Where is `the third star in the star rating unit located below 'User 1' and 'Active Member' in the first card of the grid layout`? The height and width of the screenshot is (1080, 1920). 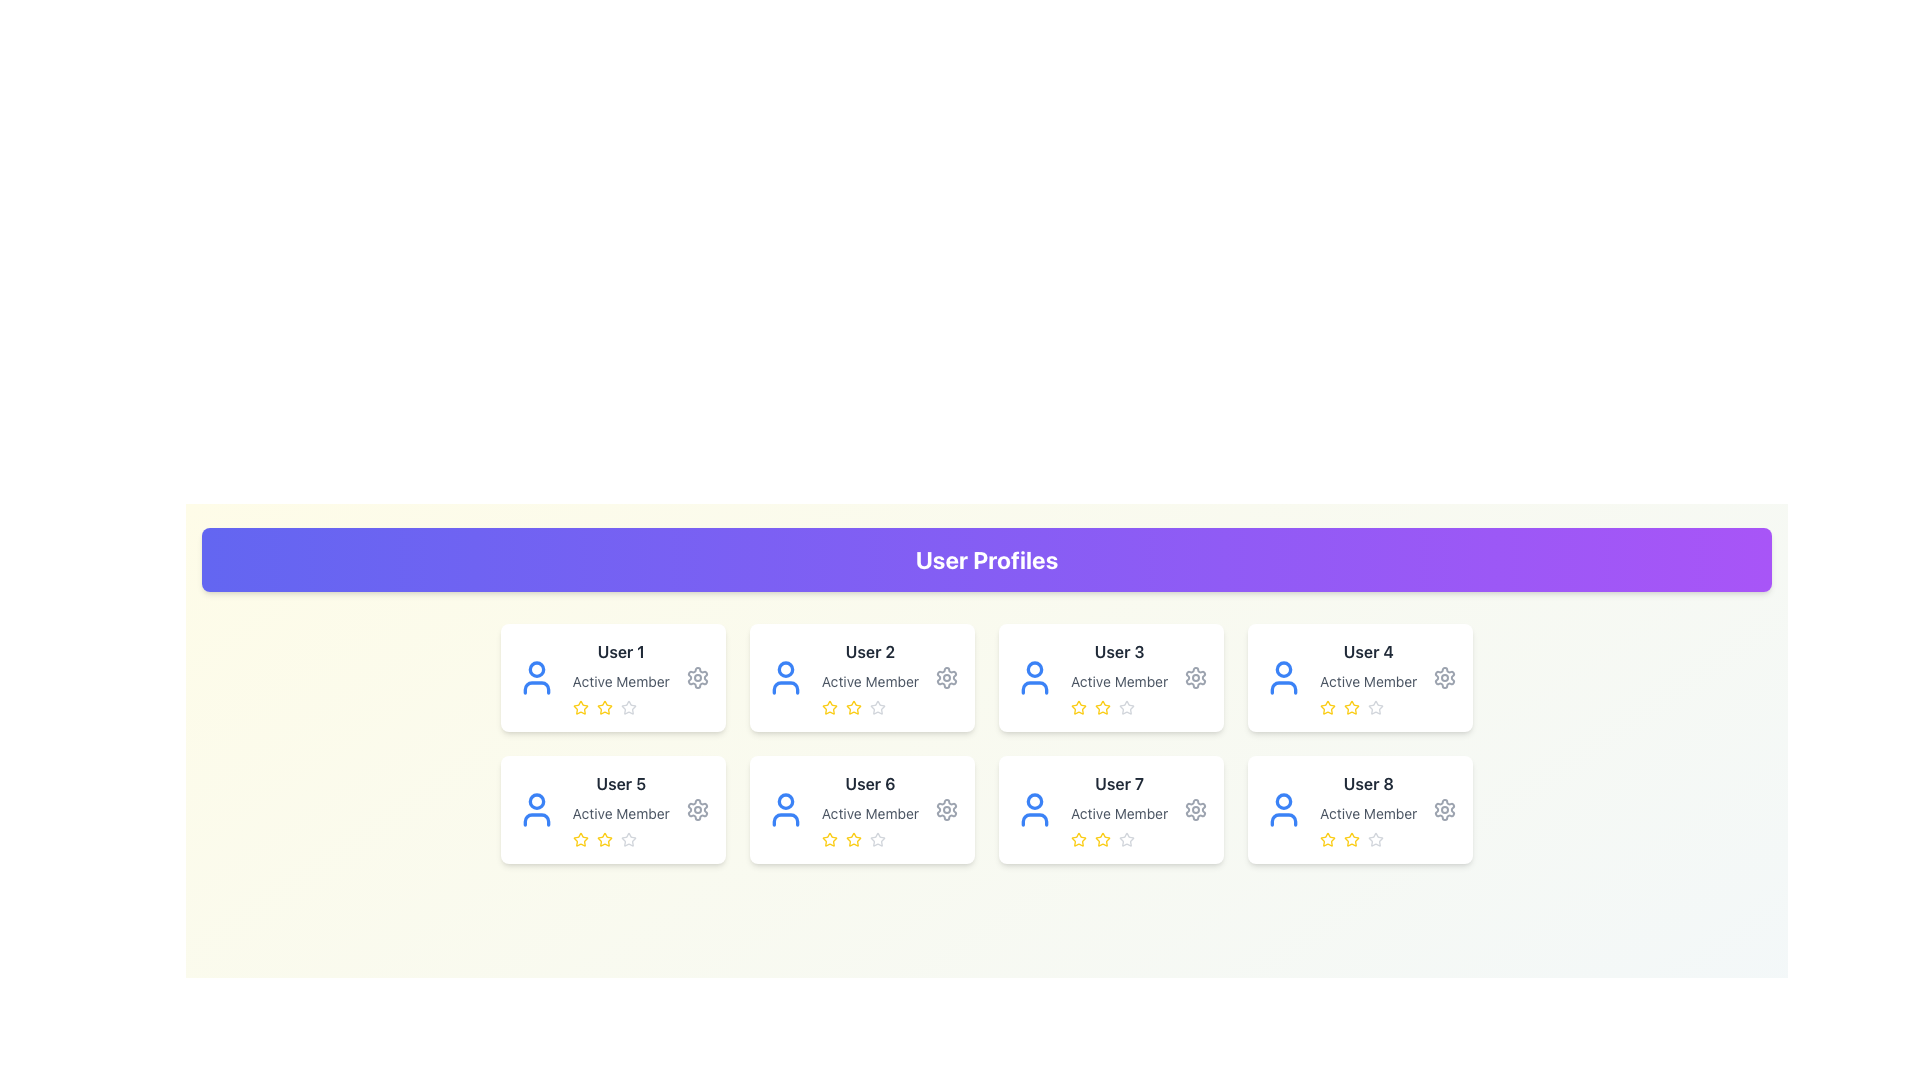
the third star in the star rating unit located below 'User 1' and 'Active Member' in the first card of the grid layout is located at coordinates (620, 707).